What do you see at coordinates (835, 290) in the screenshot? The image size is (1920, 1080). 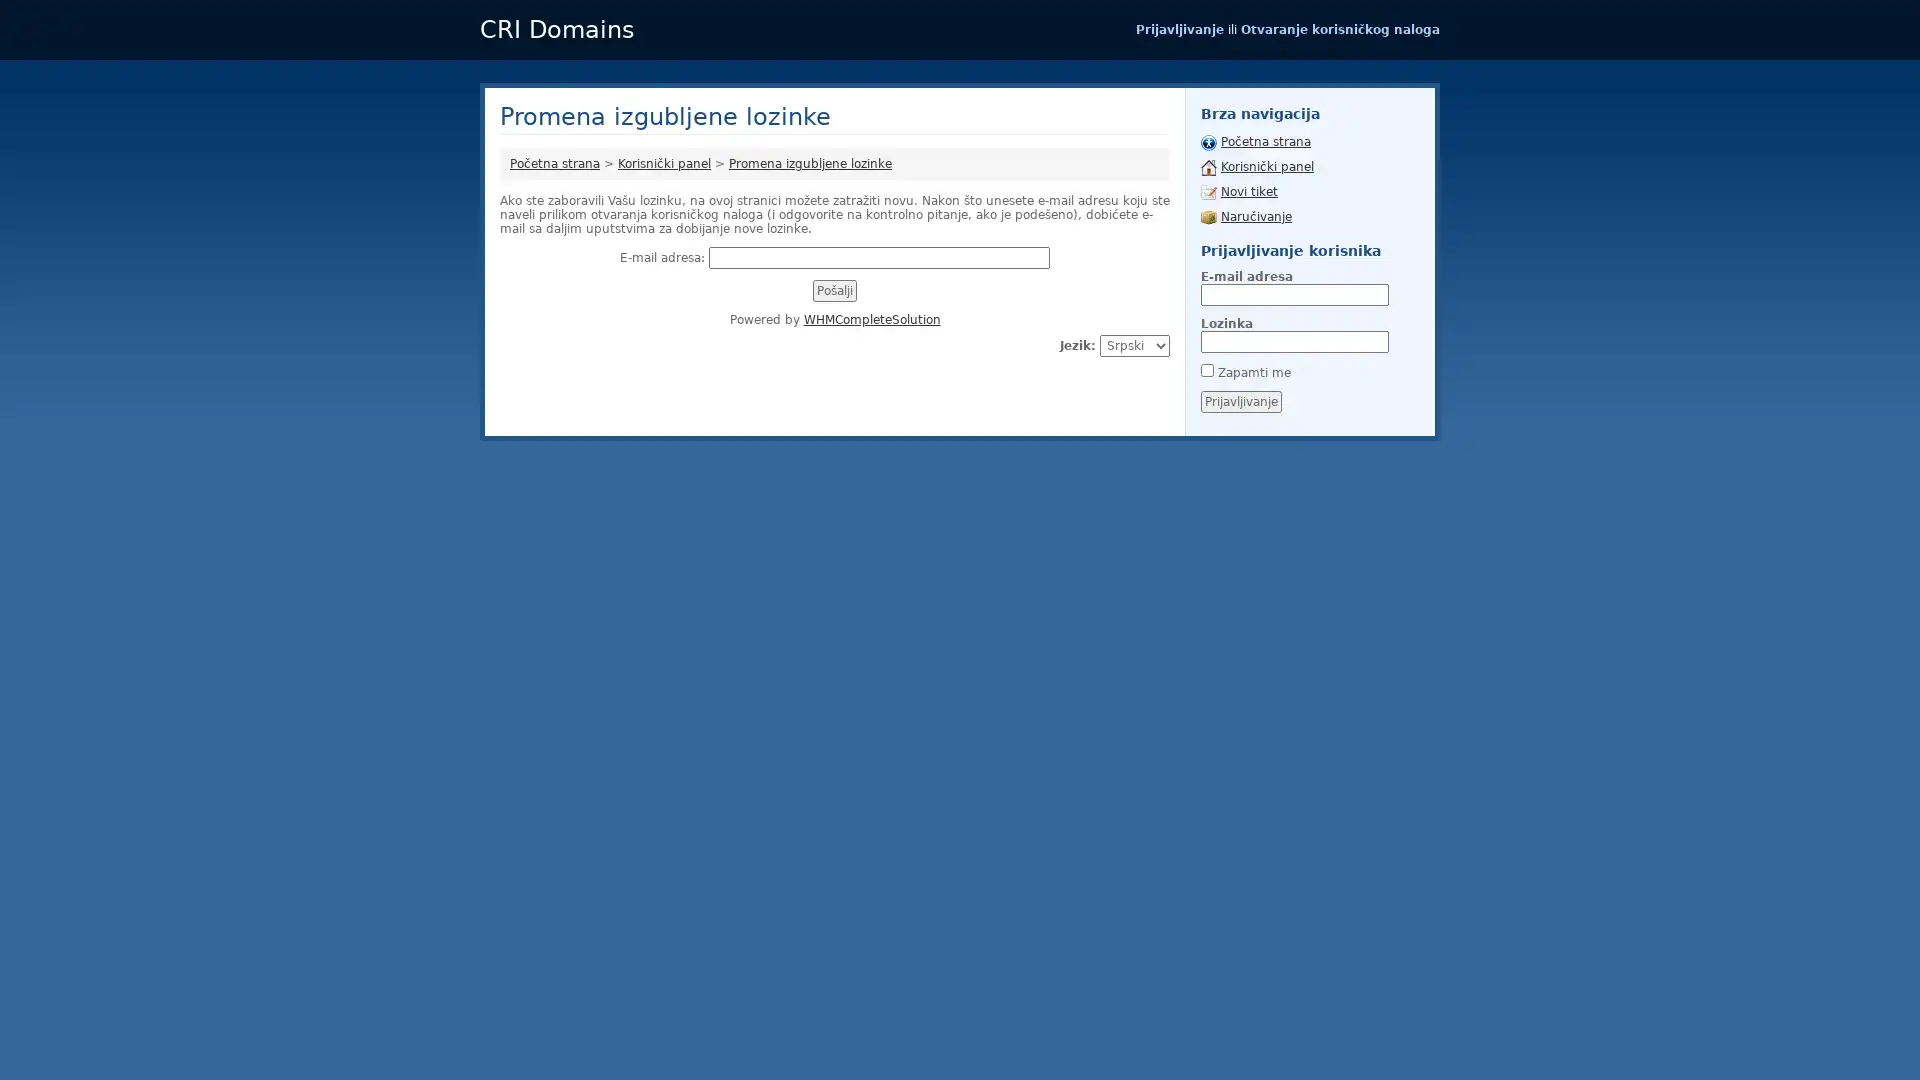 I see `Posalji` at bounding box center [835, 290].